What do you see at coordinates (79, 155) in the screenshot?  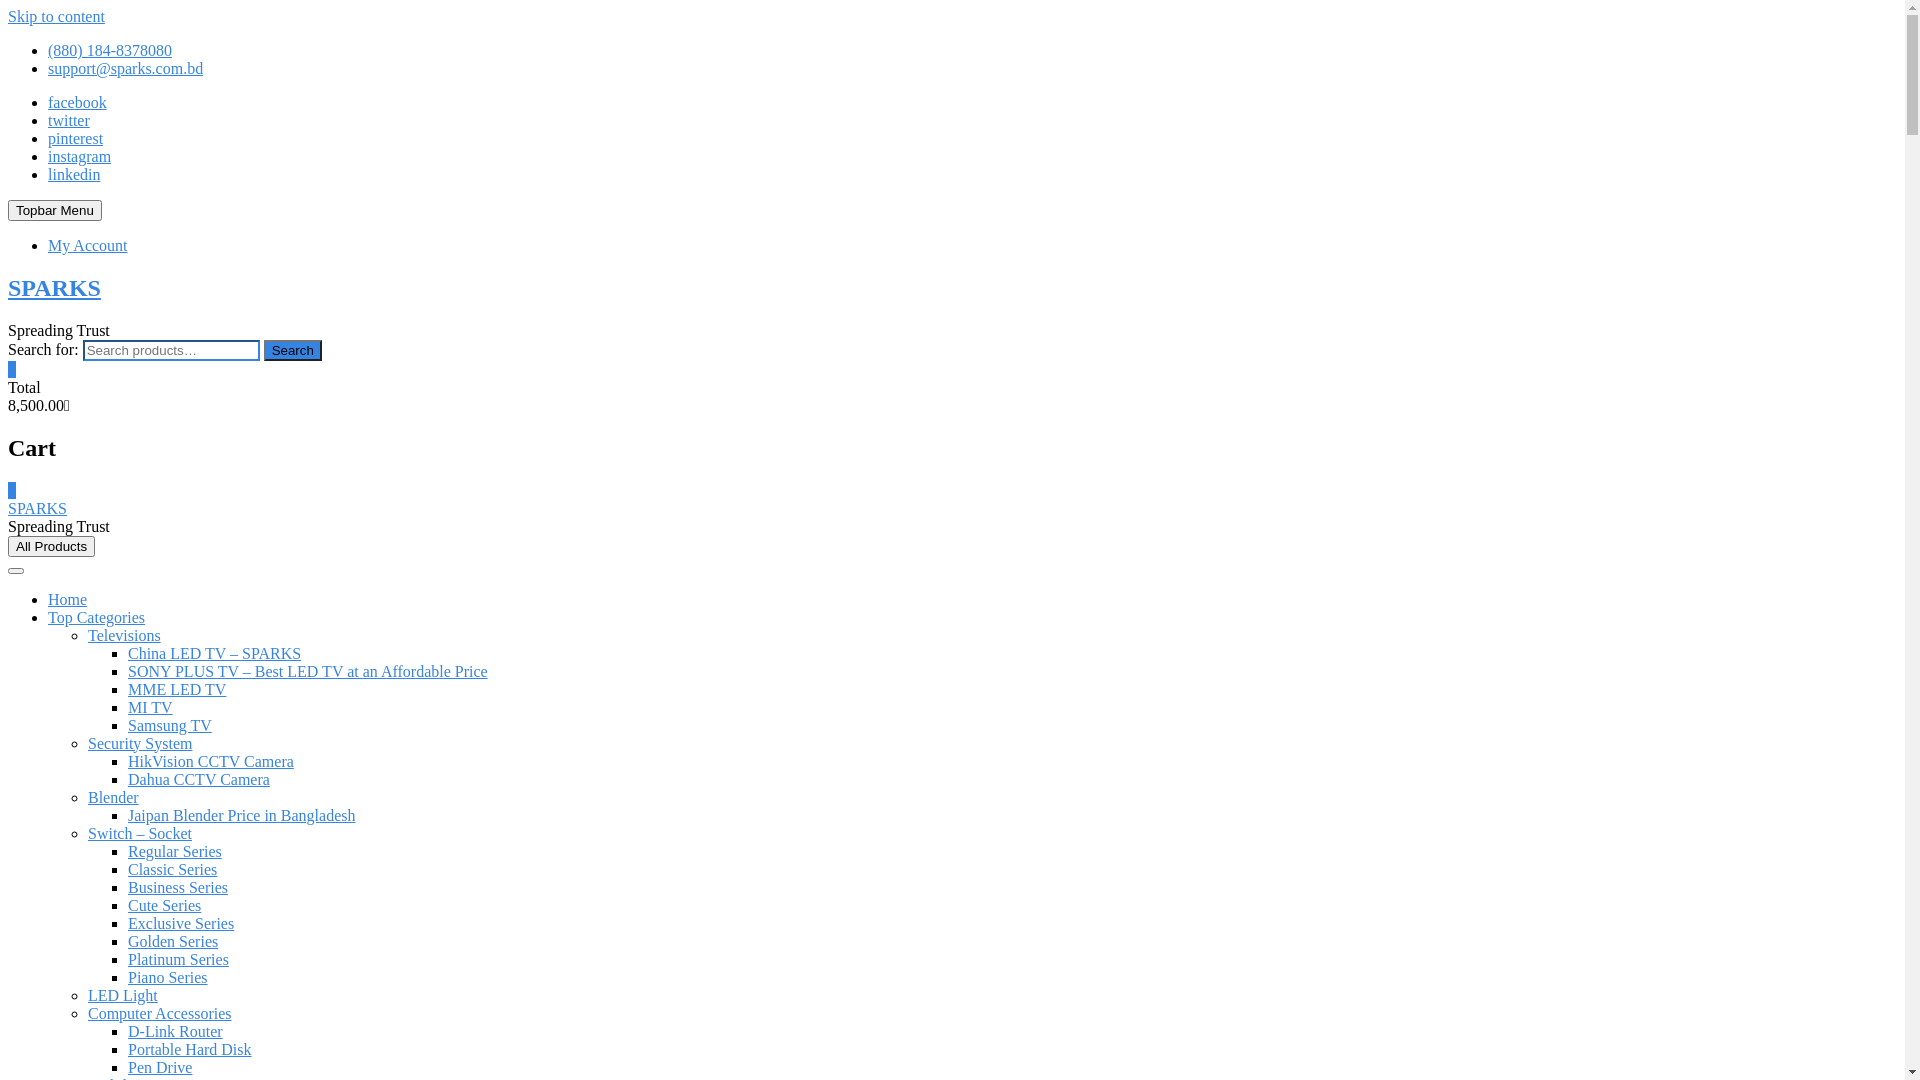 I see `'instagram'` at bounding box center [79, 155].